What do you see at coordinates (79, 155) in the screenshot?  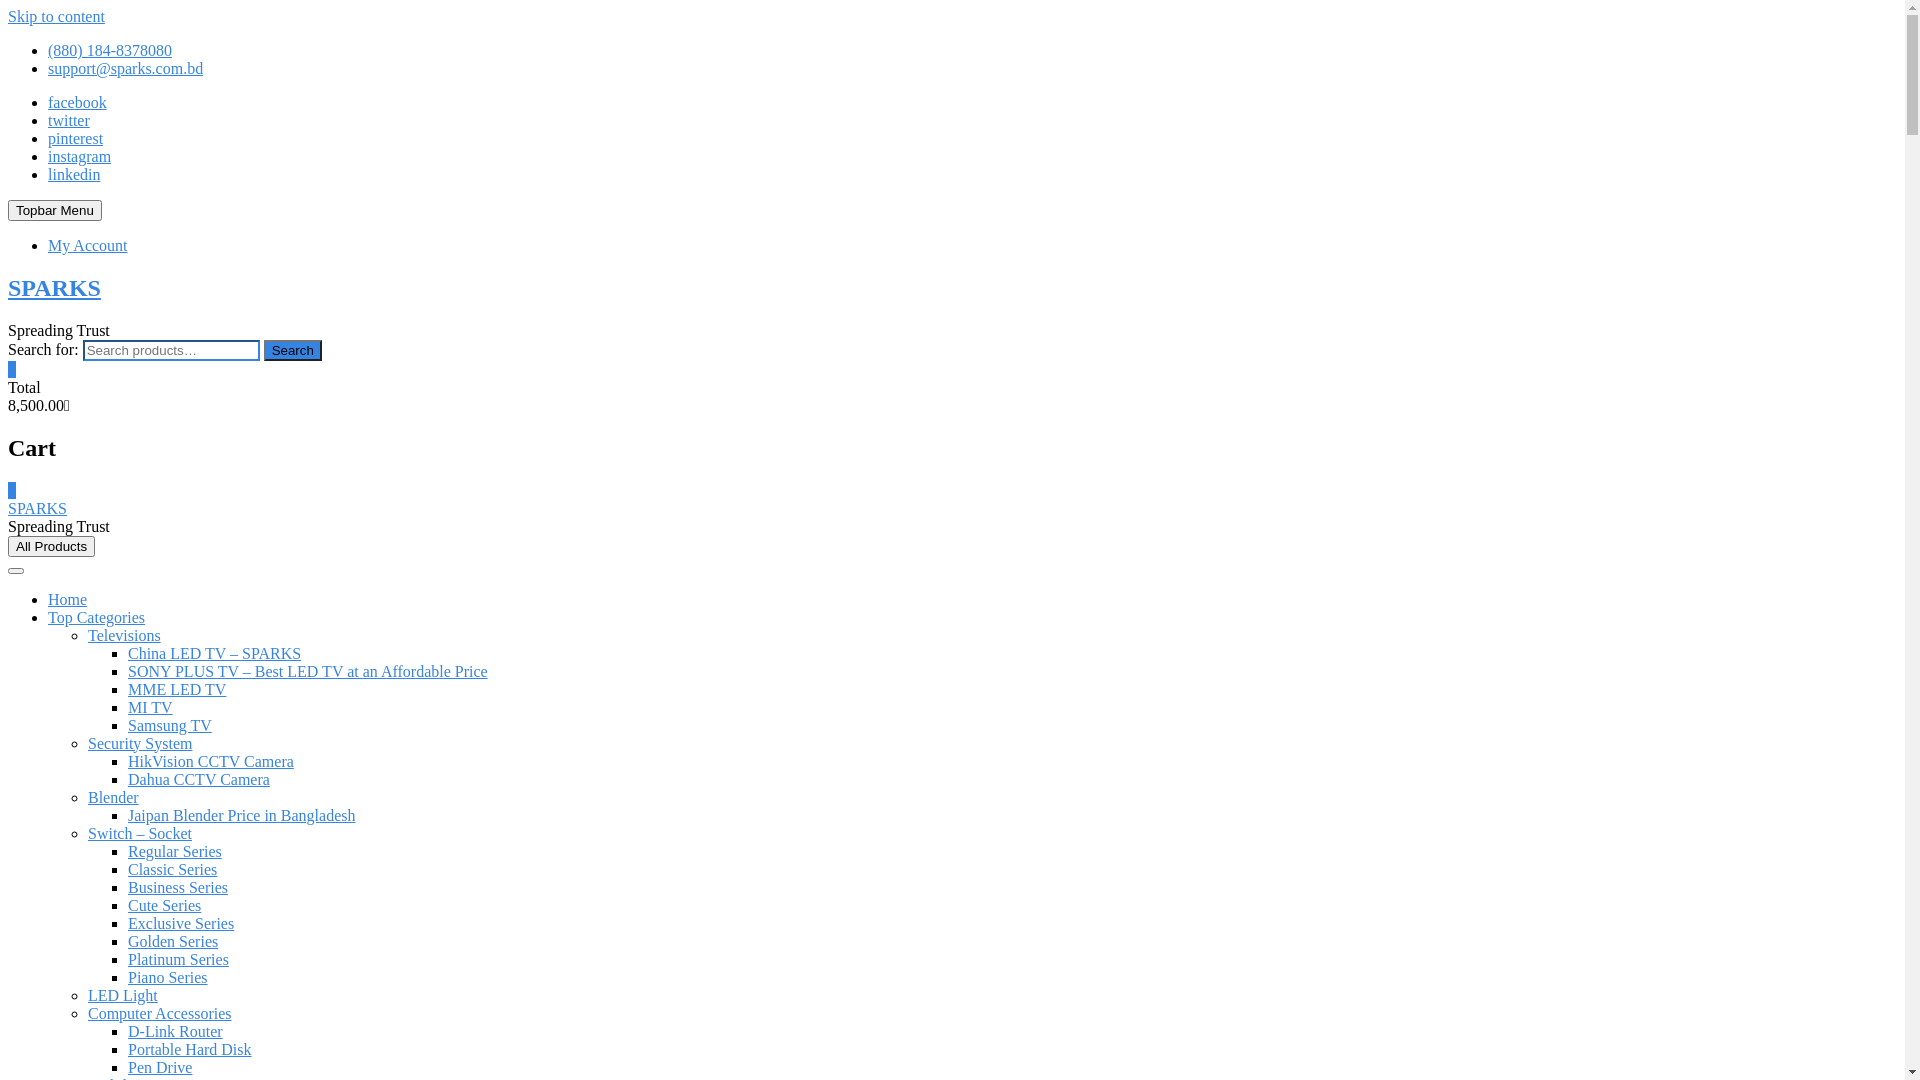 I see `'instagram'` at bounding box center [79, 155].